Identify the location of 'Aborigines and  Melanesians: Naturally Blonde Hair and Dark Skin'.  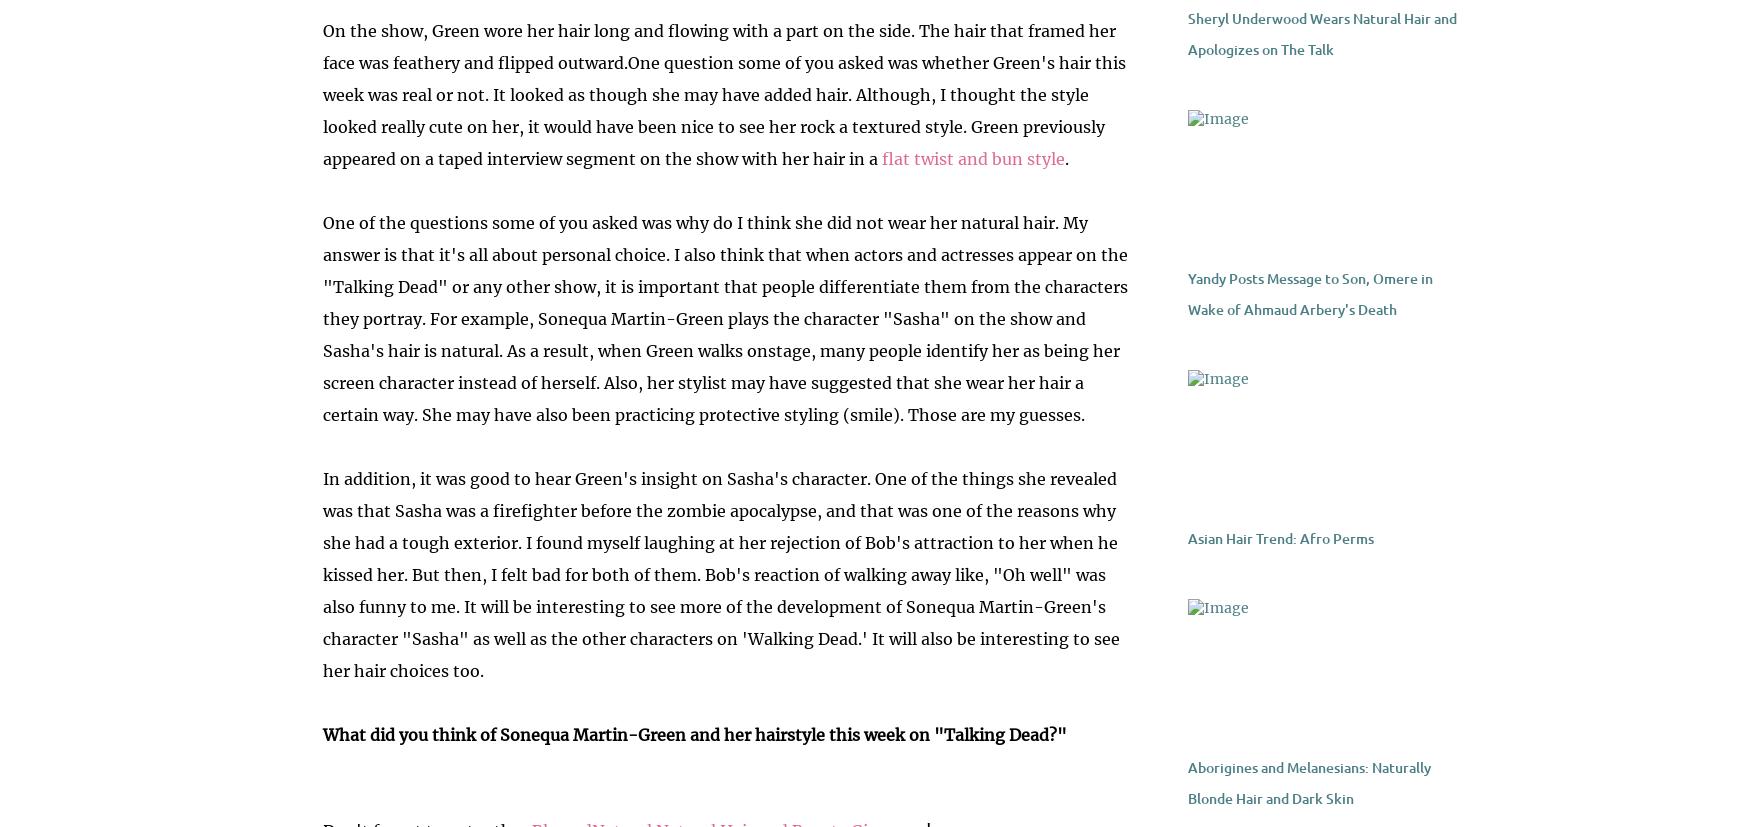
(1307, 783).